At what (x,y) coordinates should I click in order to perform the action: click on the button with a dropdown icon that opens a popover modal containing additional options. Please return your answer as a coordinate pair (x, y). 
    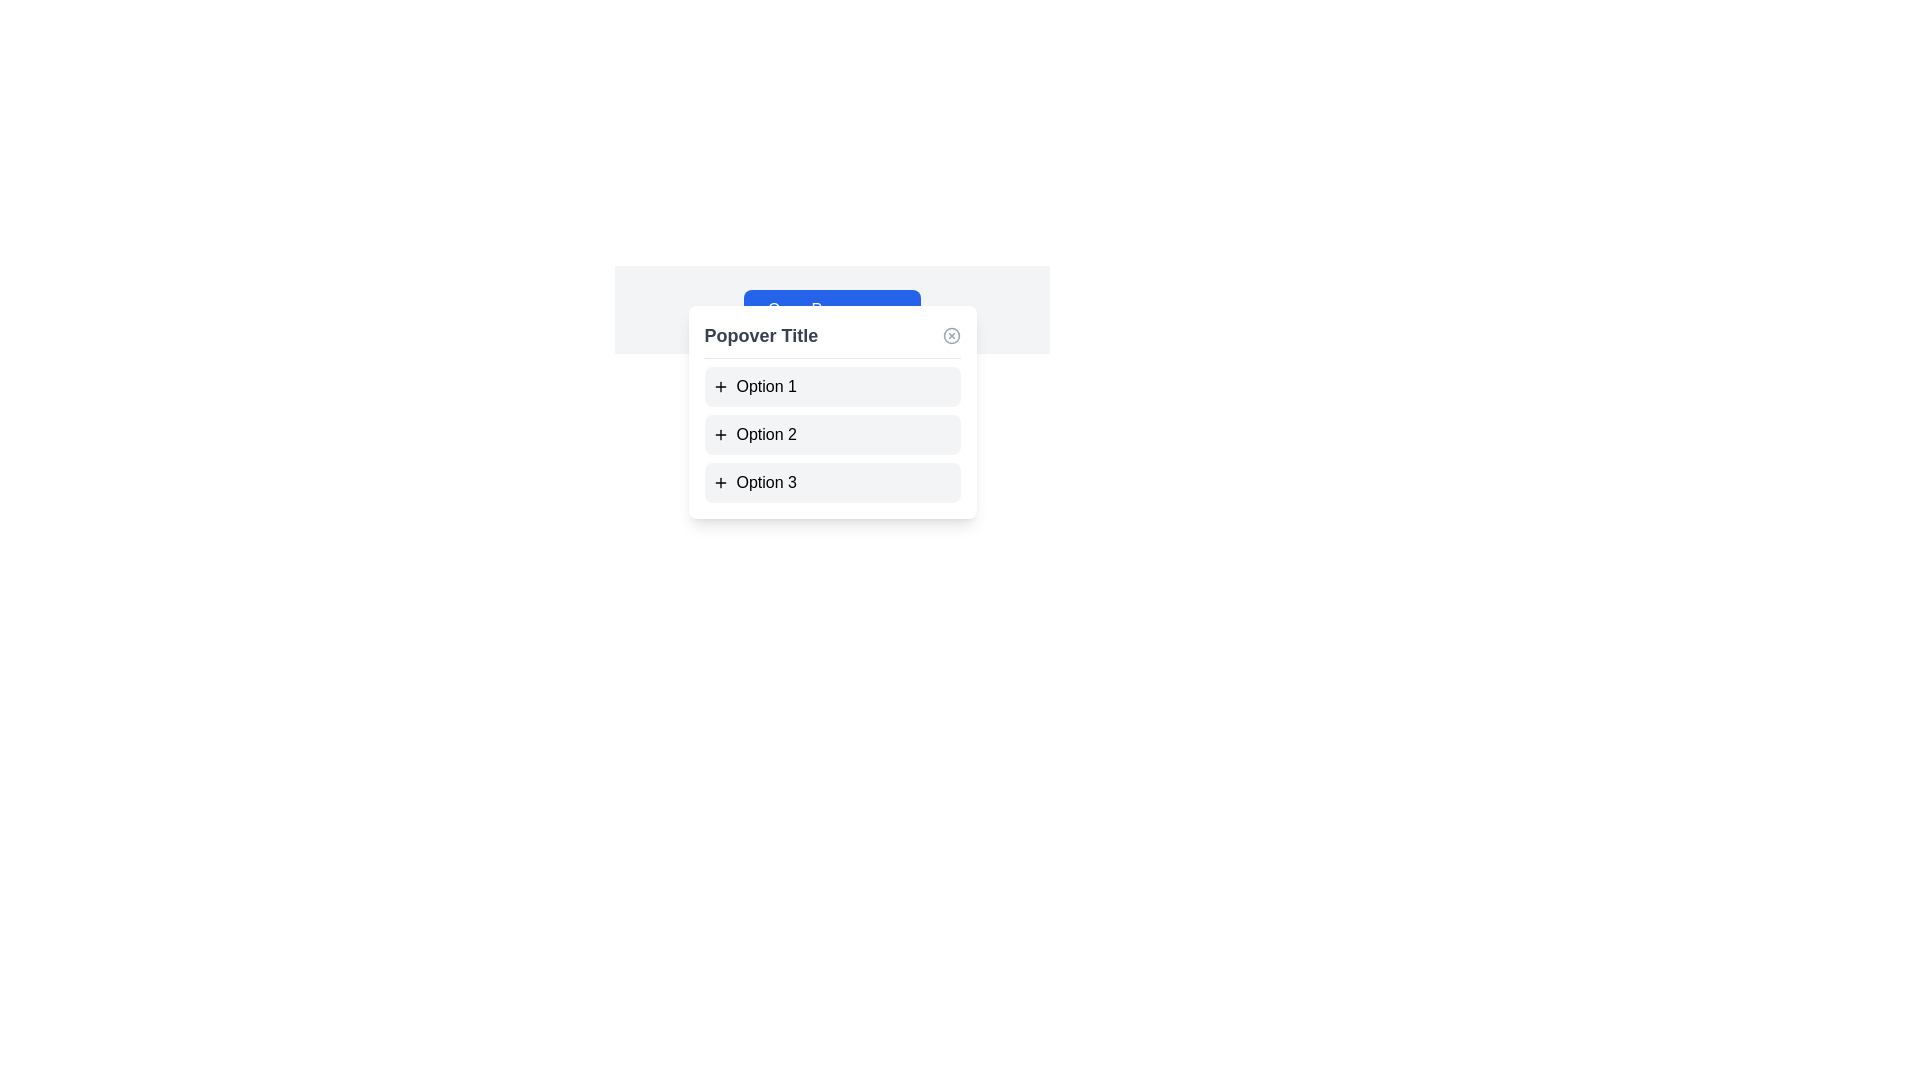
    Looking at the image, I should click on (832, 309).